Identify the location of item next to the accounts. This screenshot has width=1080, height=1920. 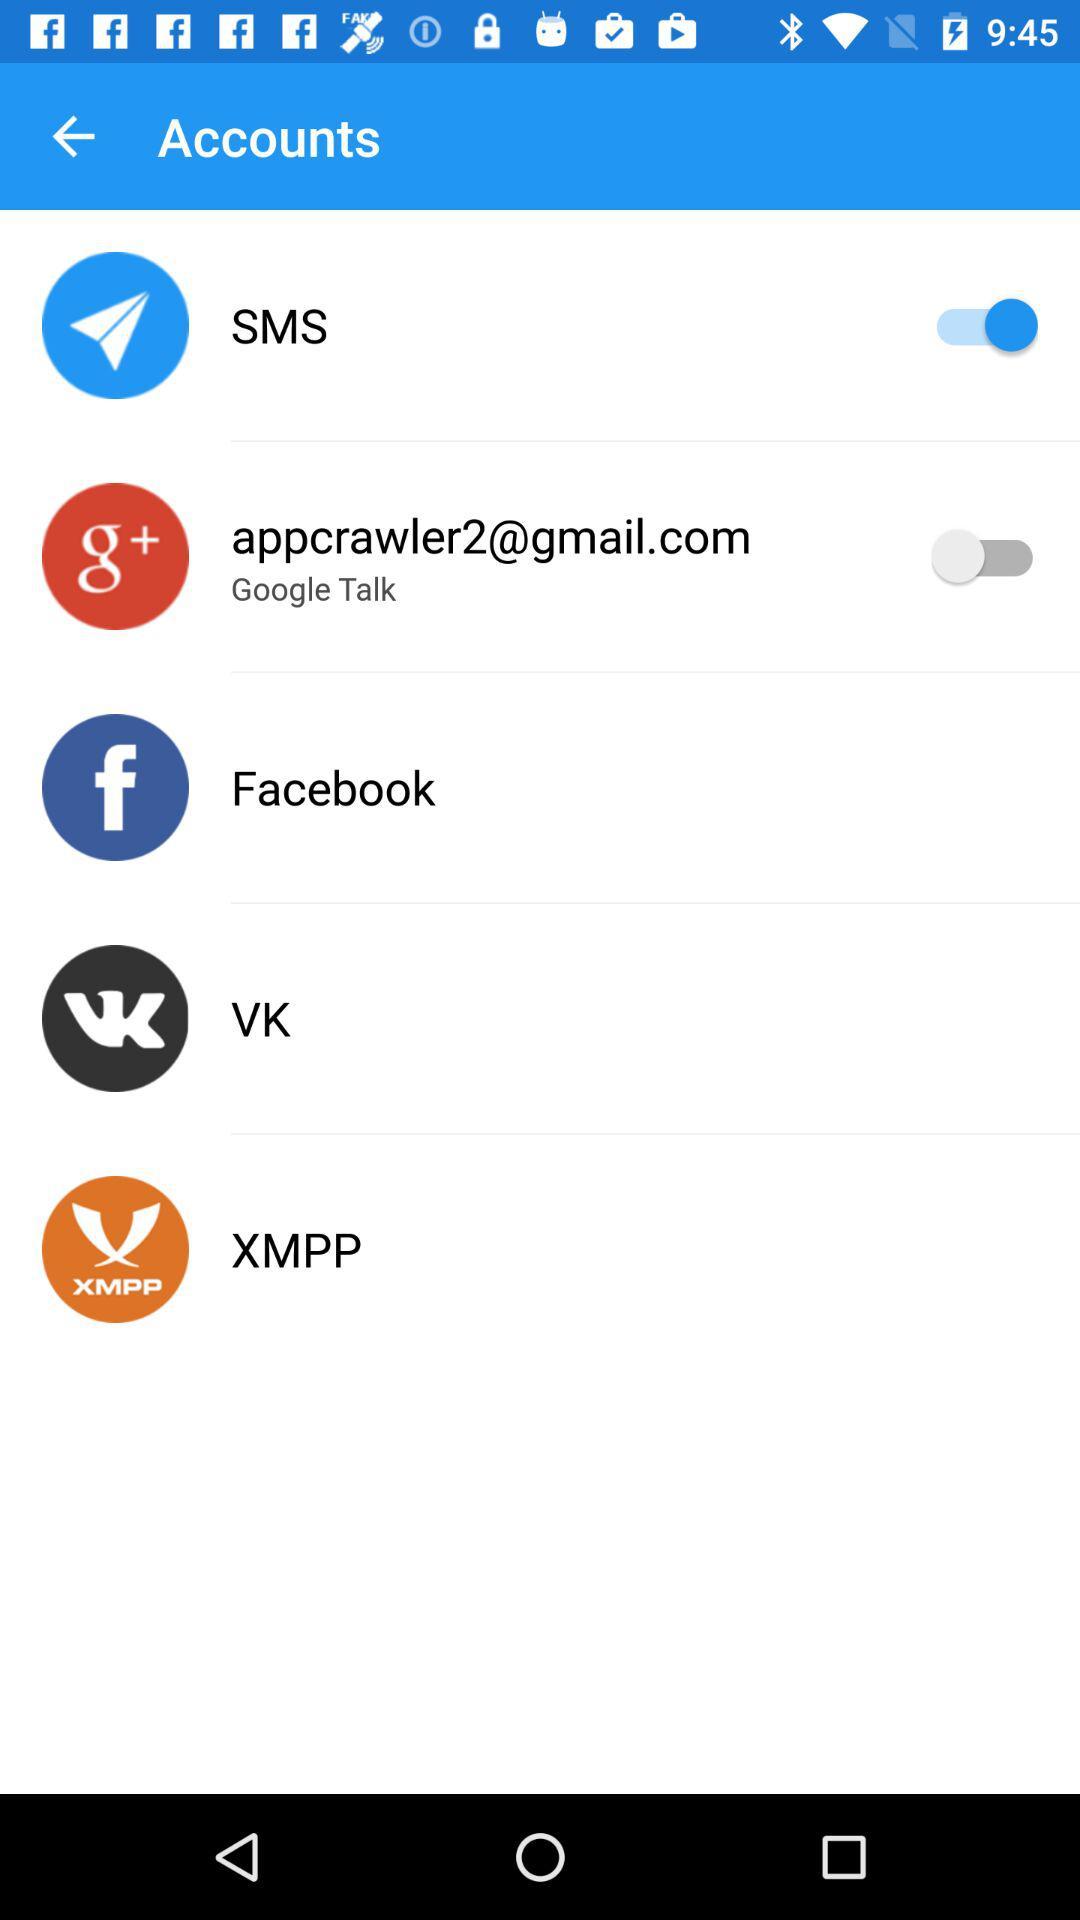
(72, 135).